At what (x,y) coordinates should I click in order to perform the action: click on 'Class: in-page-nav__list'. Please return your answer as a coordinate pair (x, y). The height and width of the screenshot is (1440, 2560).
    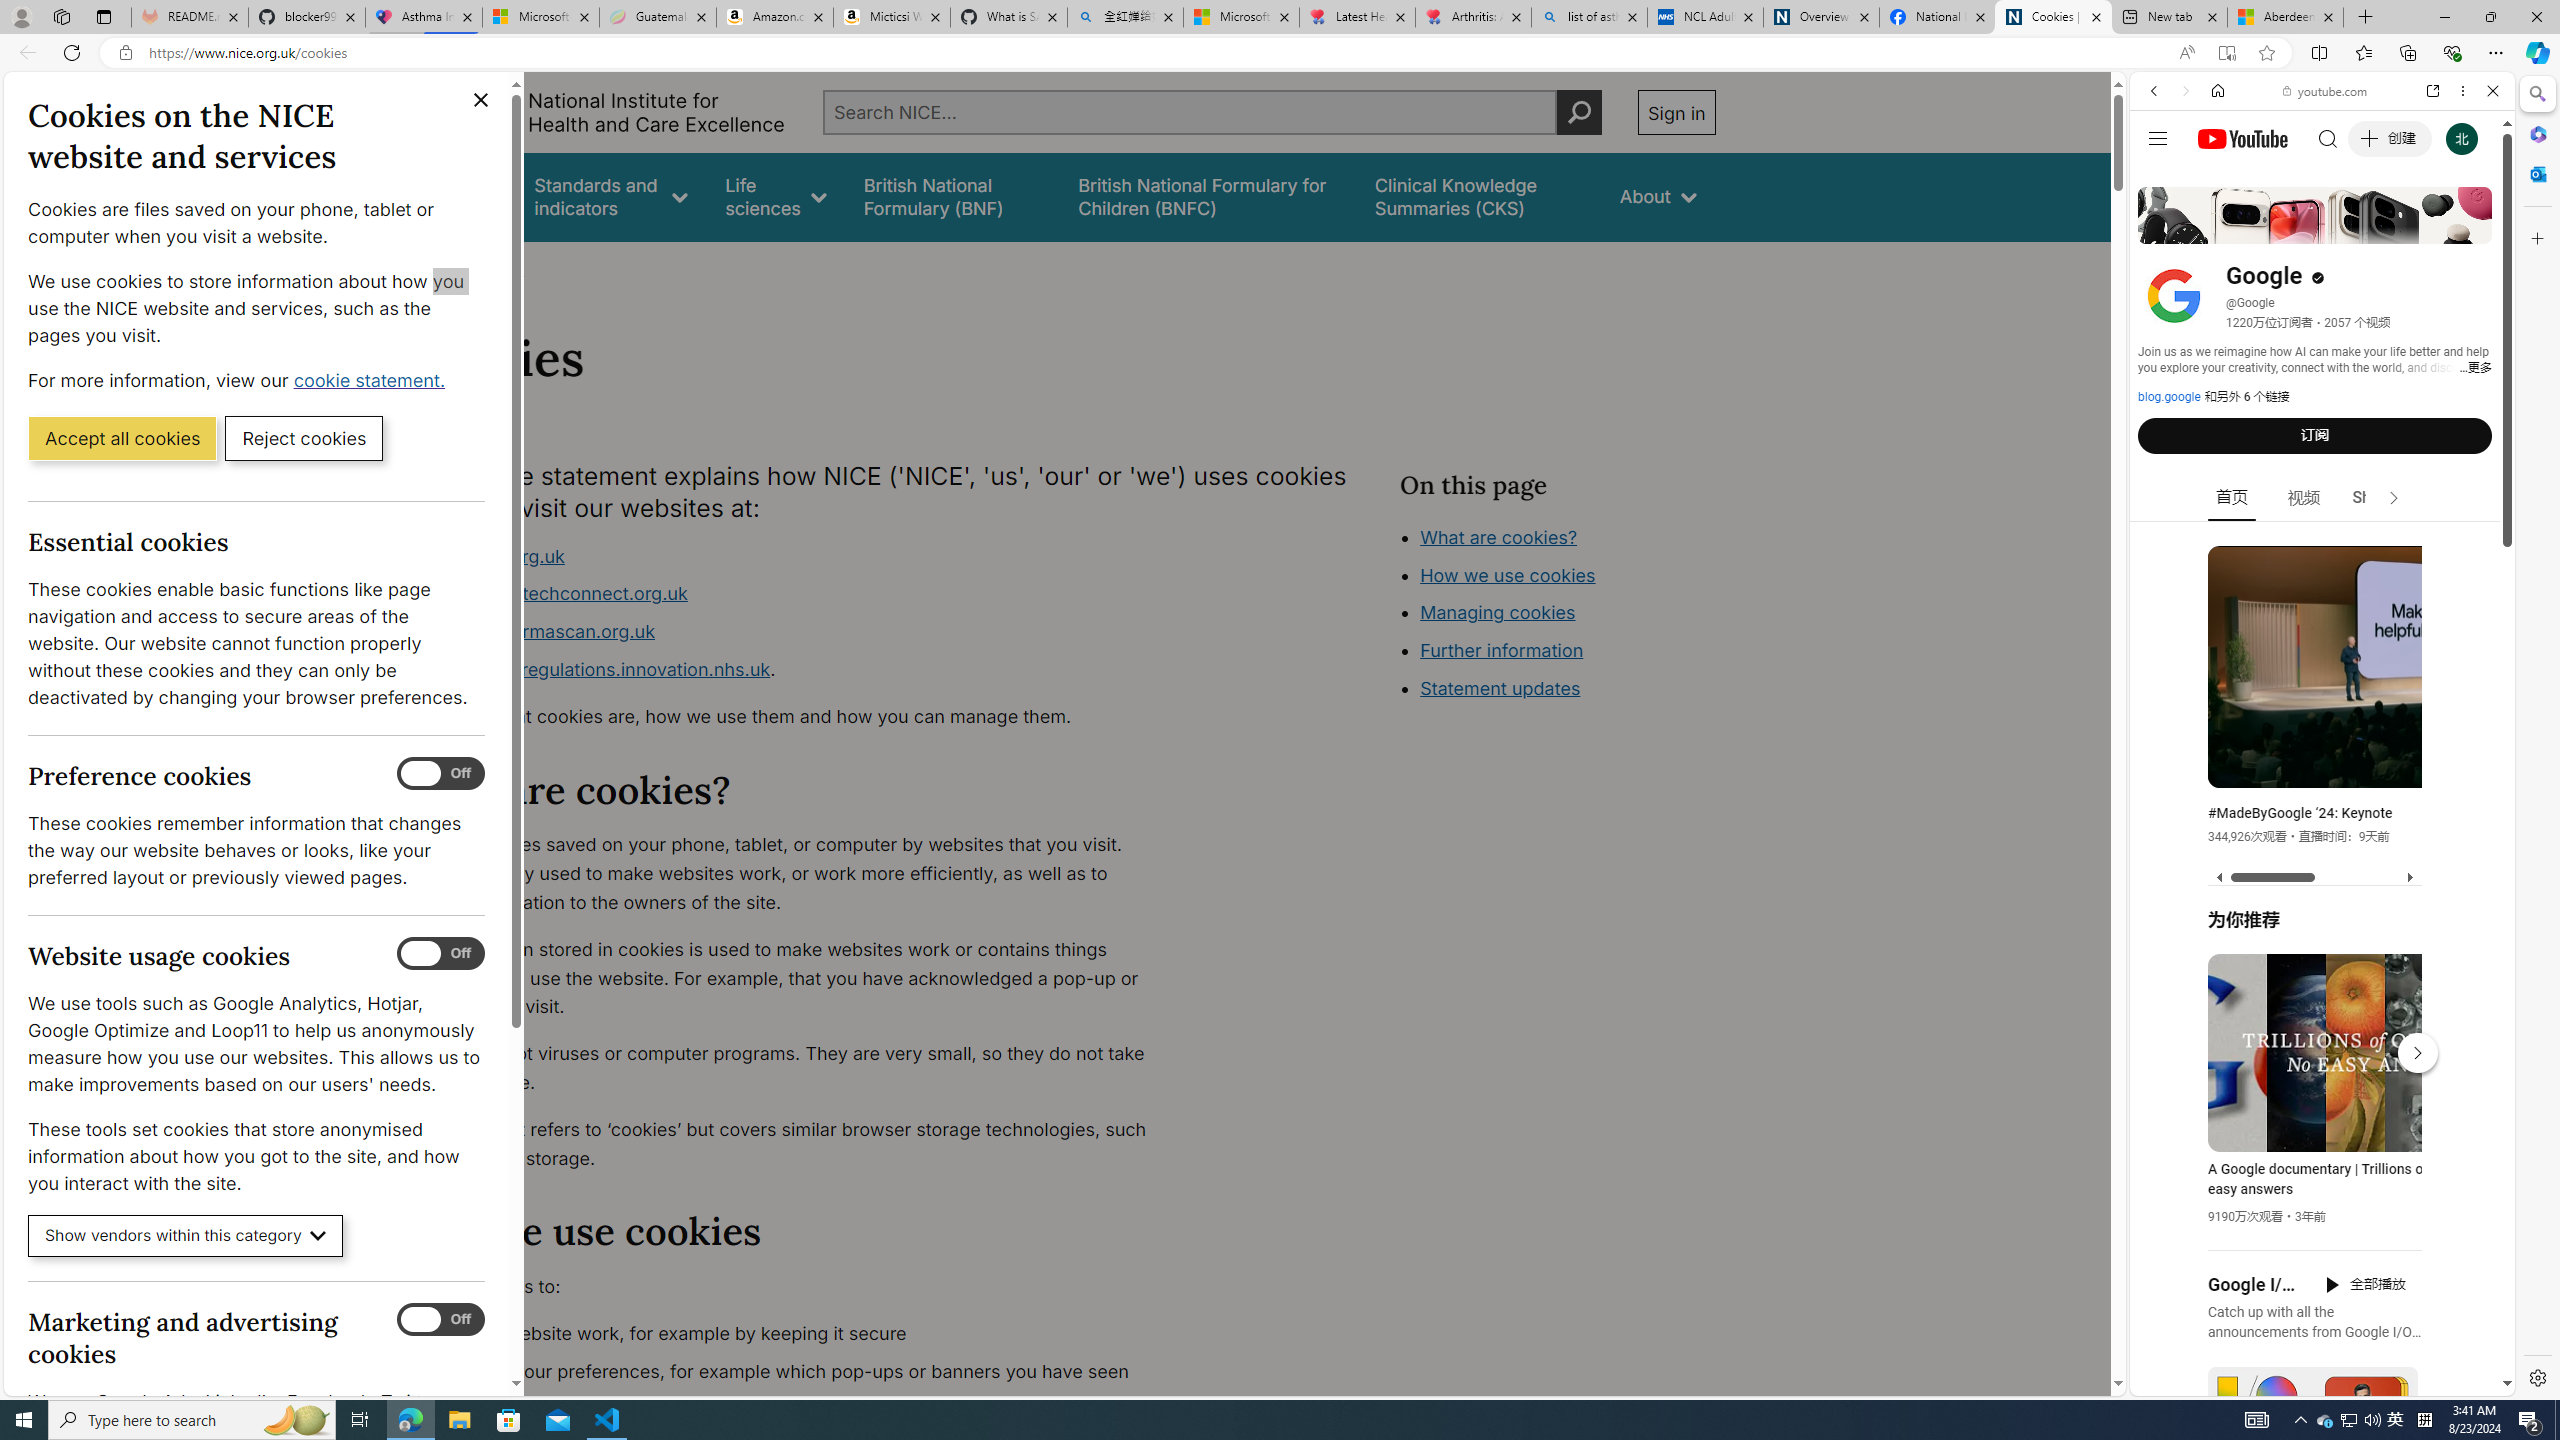
    Looking at the image, I should click on (1556, 614).